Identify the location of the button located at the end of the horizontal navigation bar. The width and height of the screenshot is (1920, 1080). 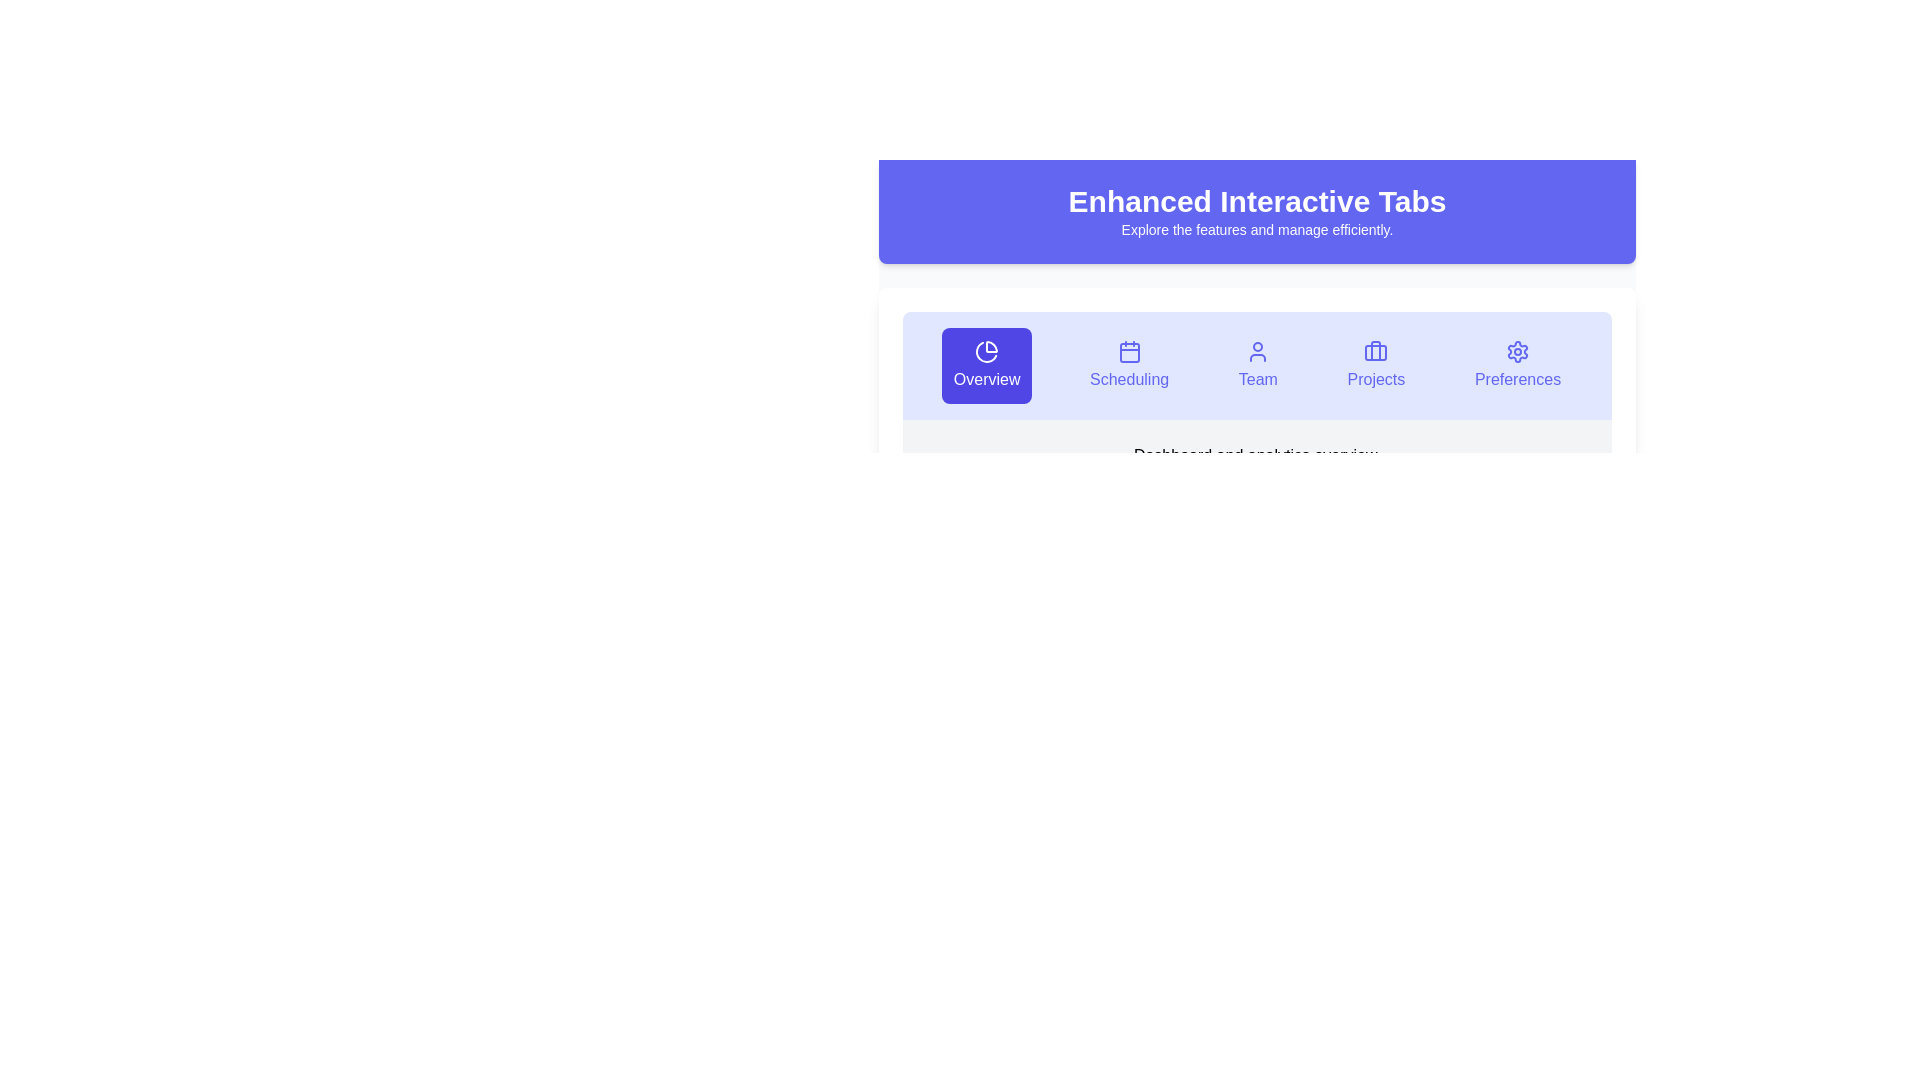
(1517, 366).